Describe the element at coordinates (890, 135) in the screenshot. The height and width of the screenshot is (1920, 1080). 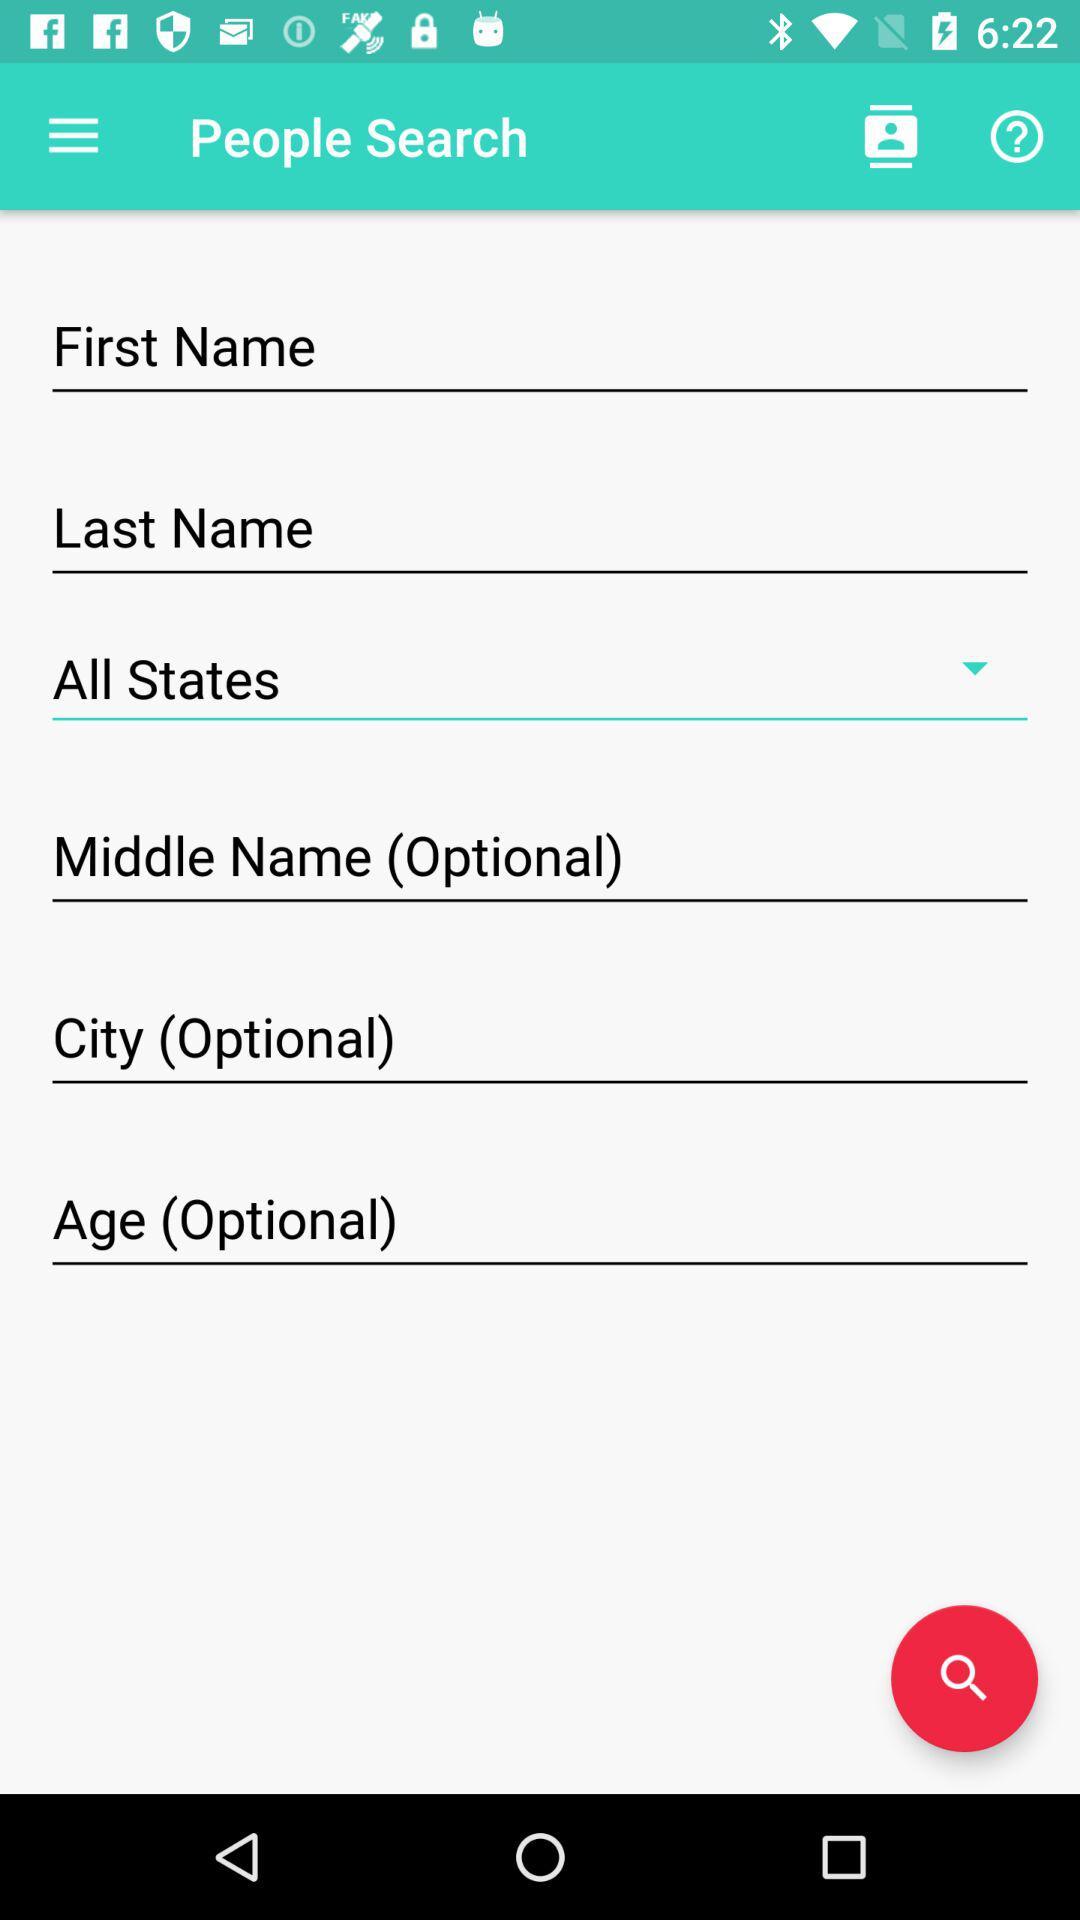
I see `the icon next to the people search icon` at that location.